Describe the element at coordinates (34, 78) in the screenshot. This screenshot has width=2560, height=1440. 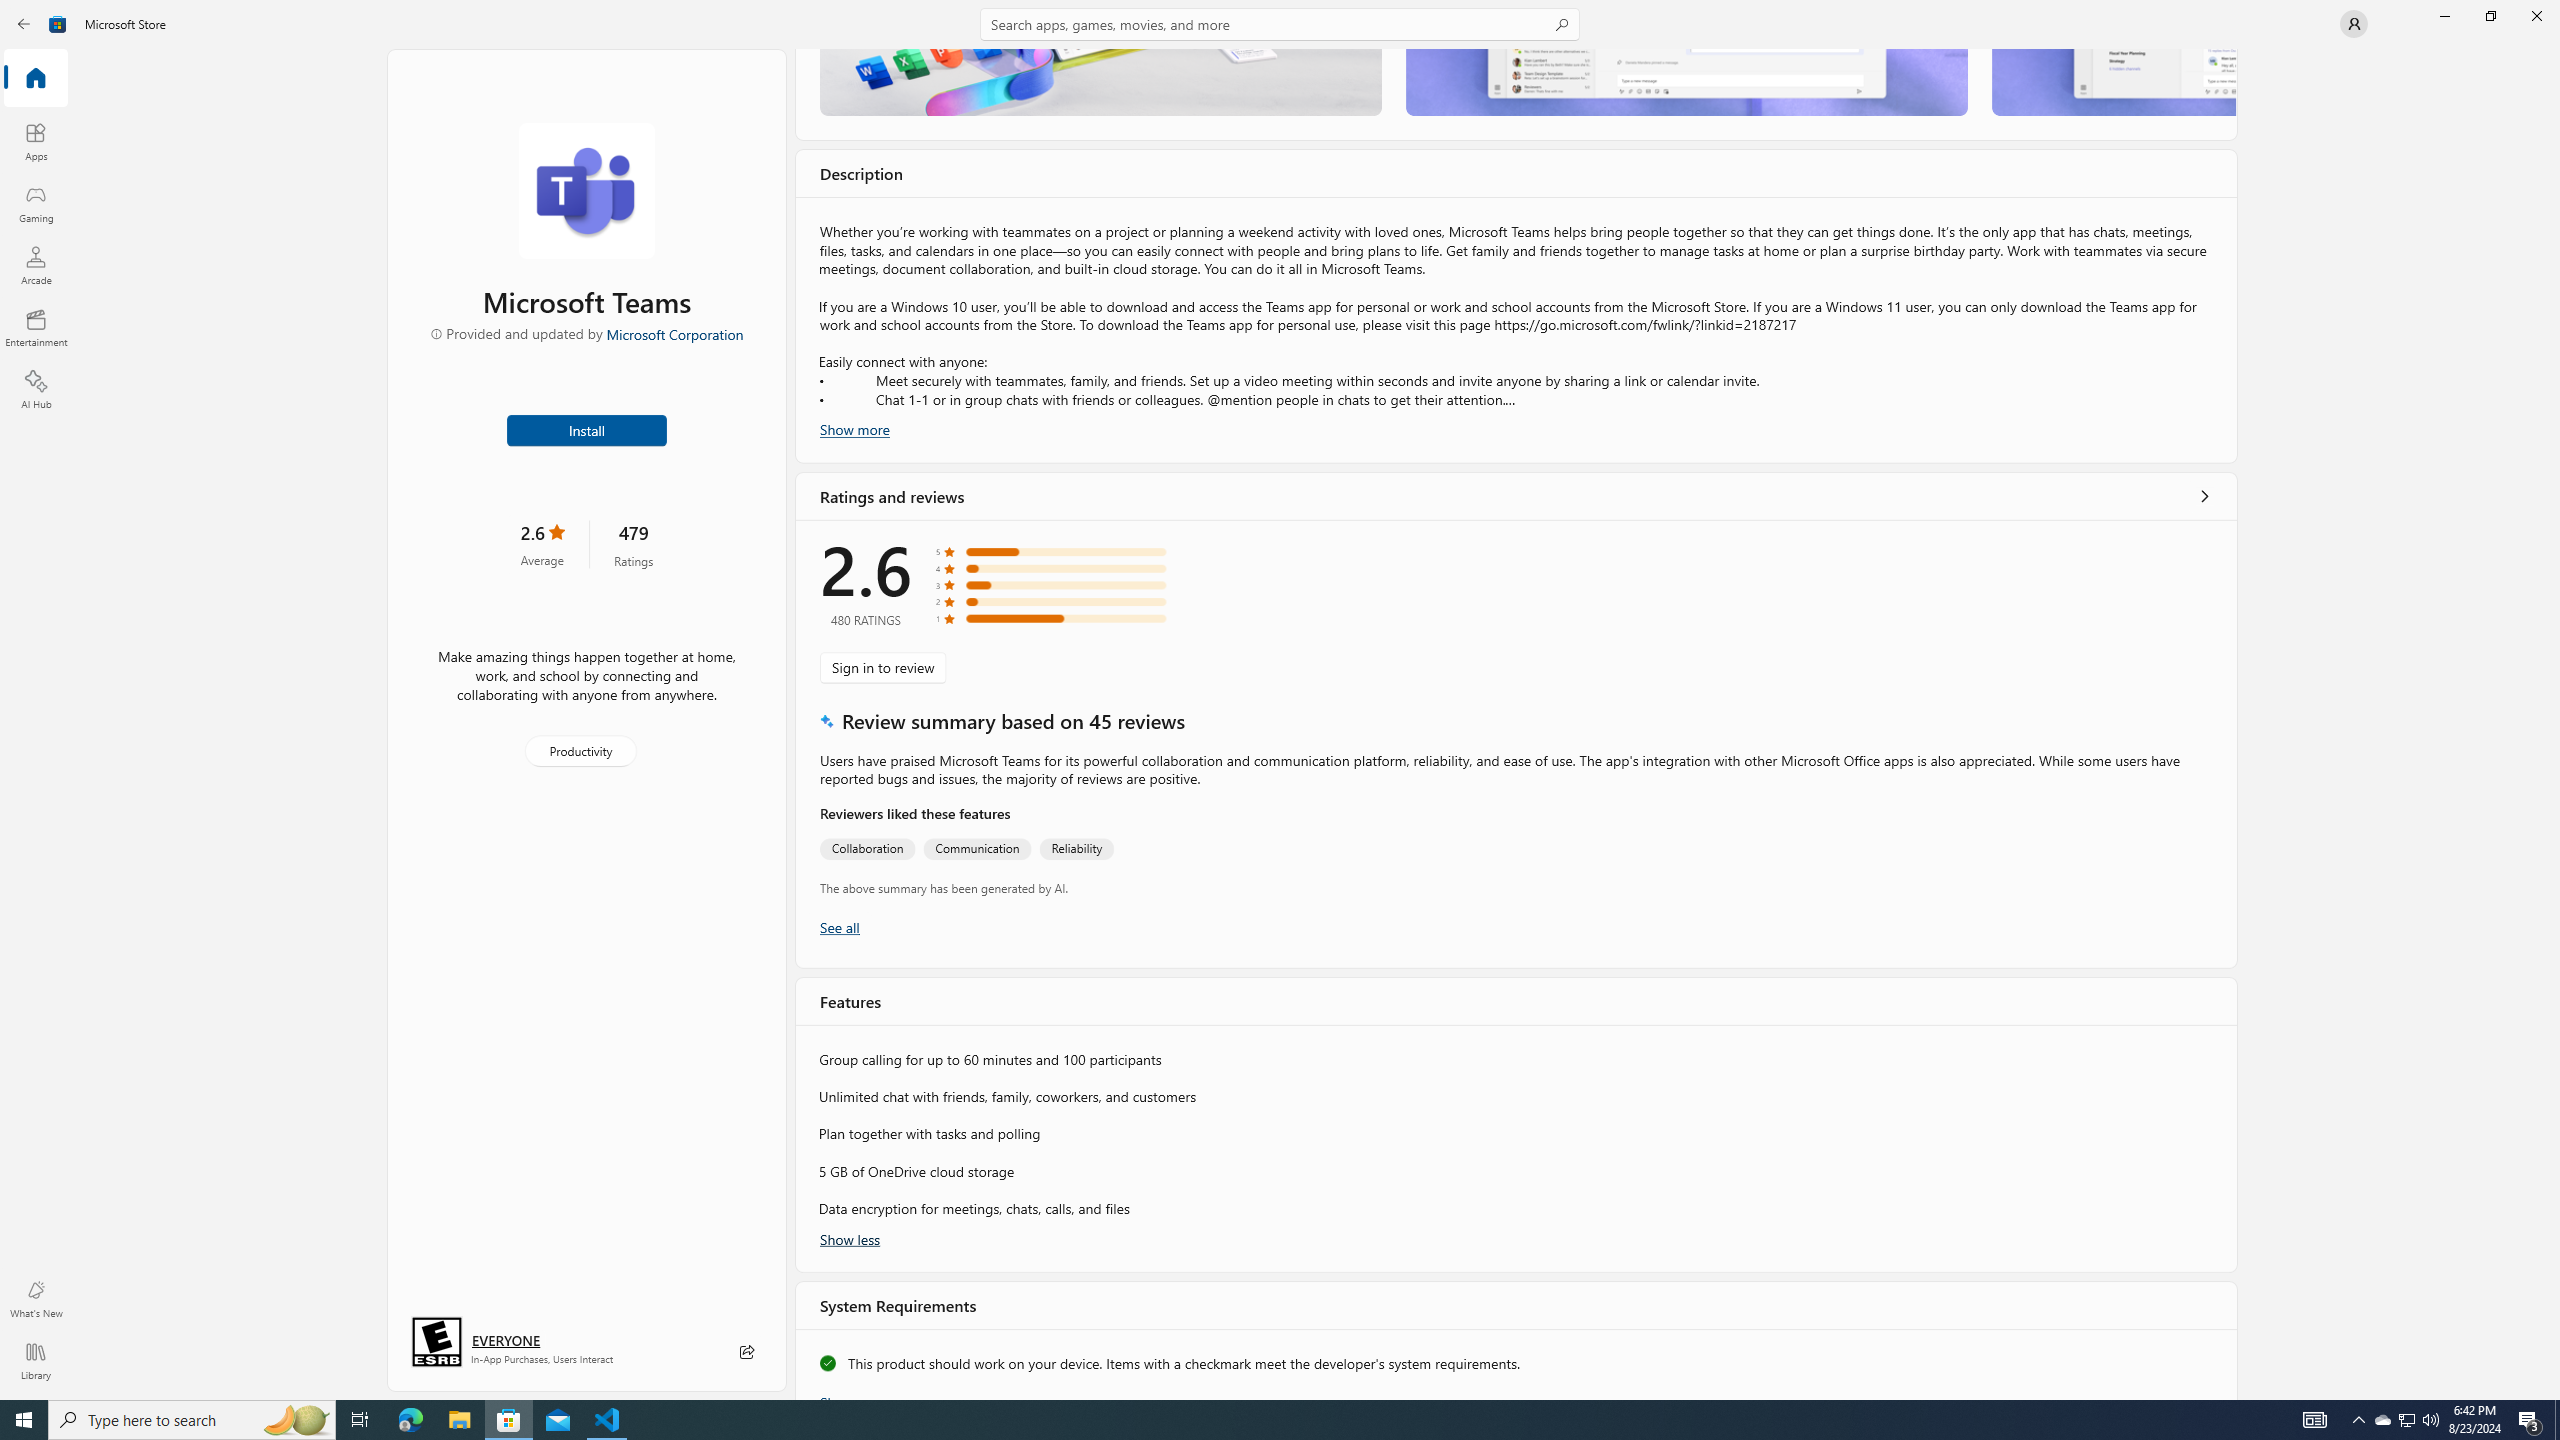
I see `'Home'` at that location.